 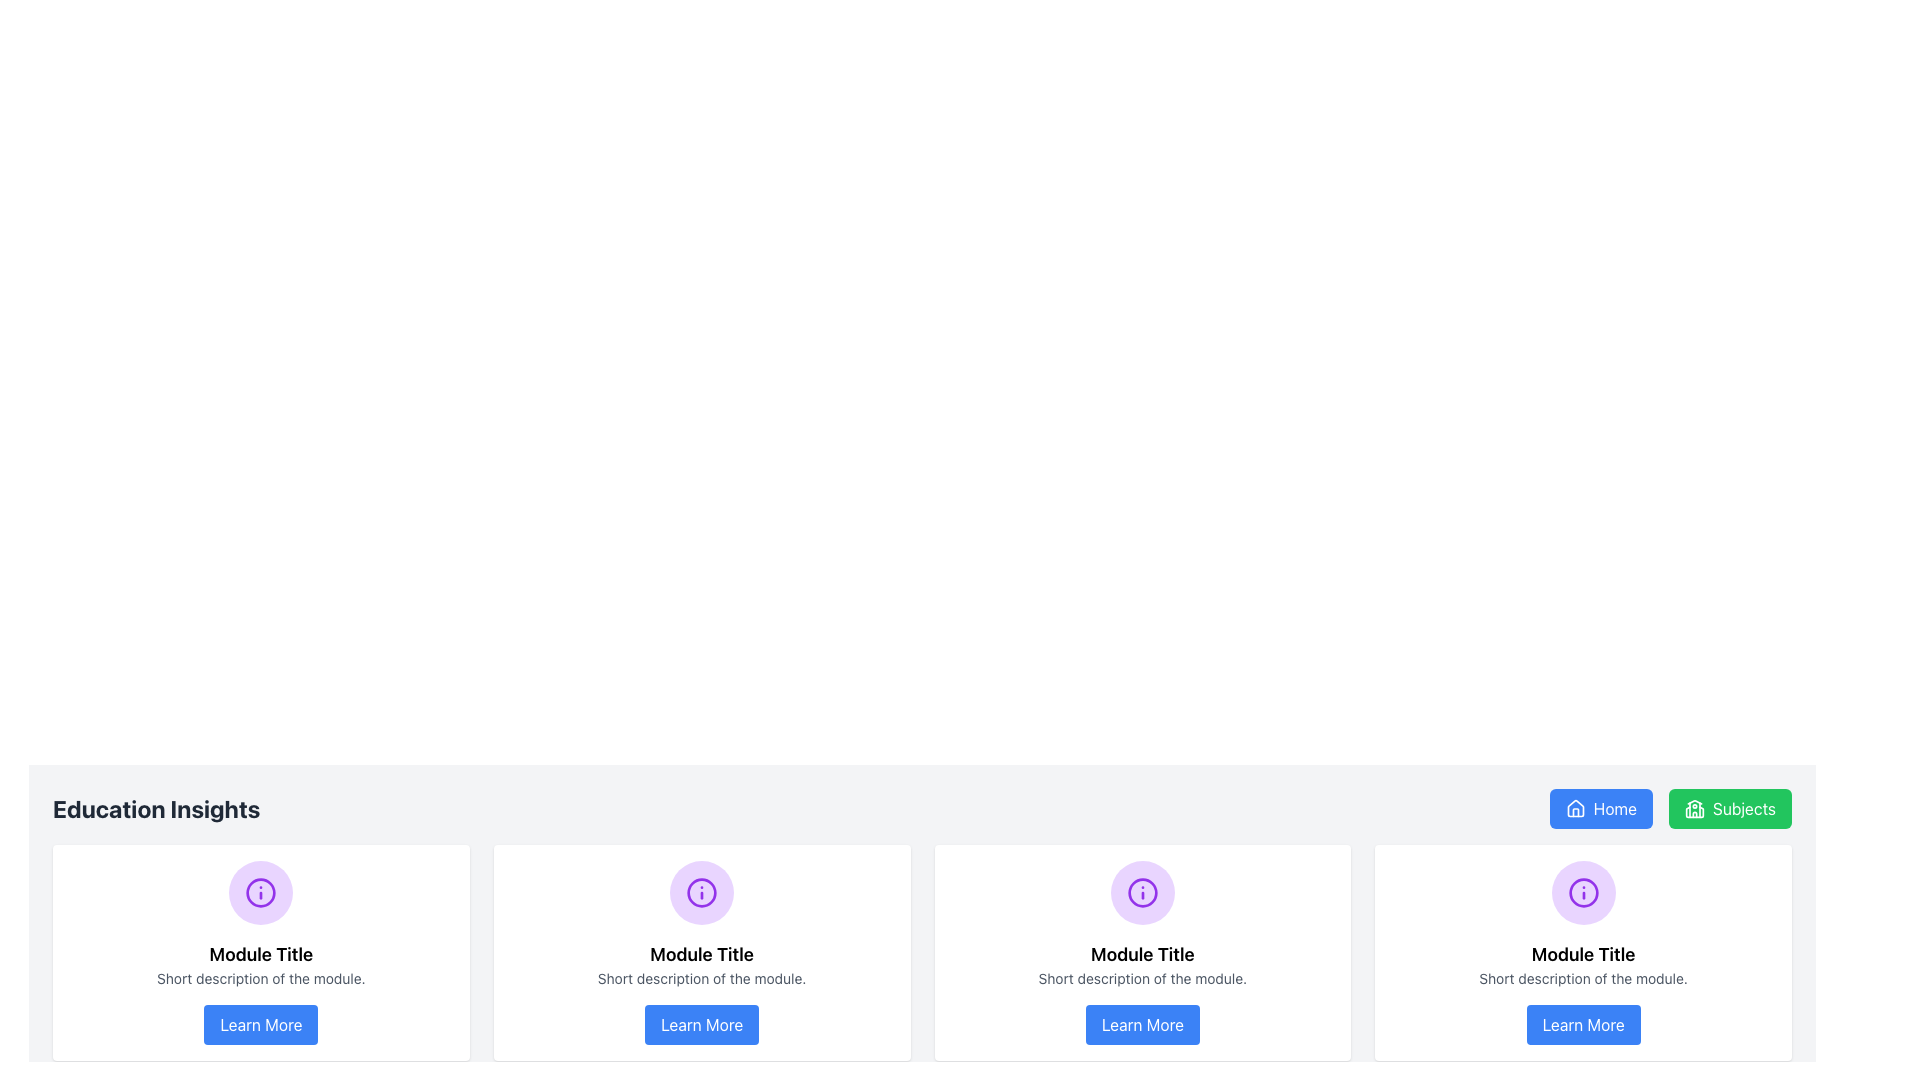 I want to click on the Text Label displaying the title of the module, which is centrally located within the second module card, so click(x=702, y=954).